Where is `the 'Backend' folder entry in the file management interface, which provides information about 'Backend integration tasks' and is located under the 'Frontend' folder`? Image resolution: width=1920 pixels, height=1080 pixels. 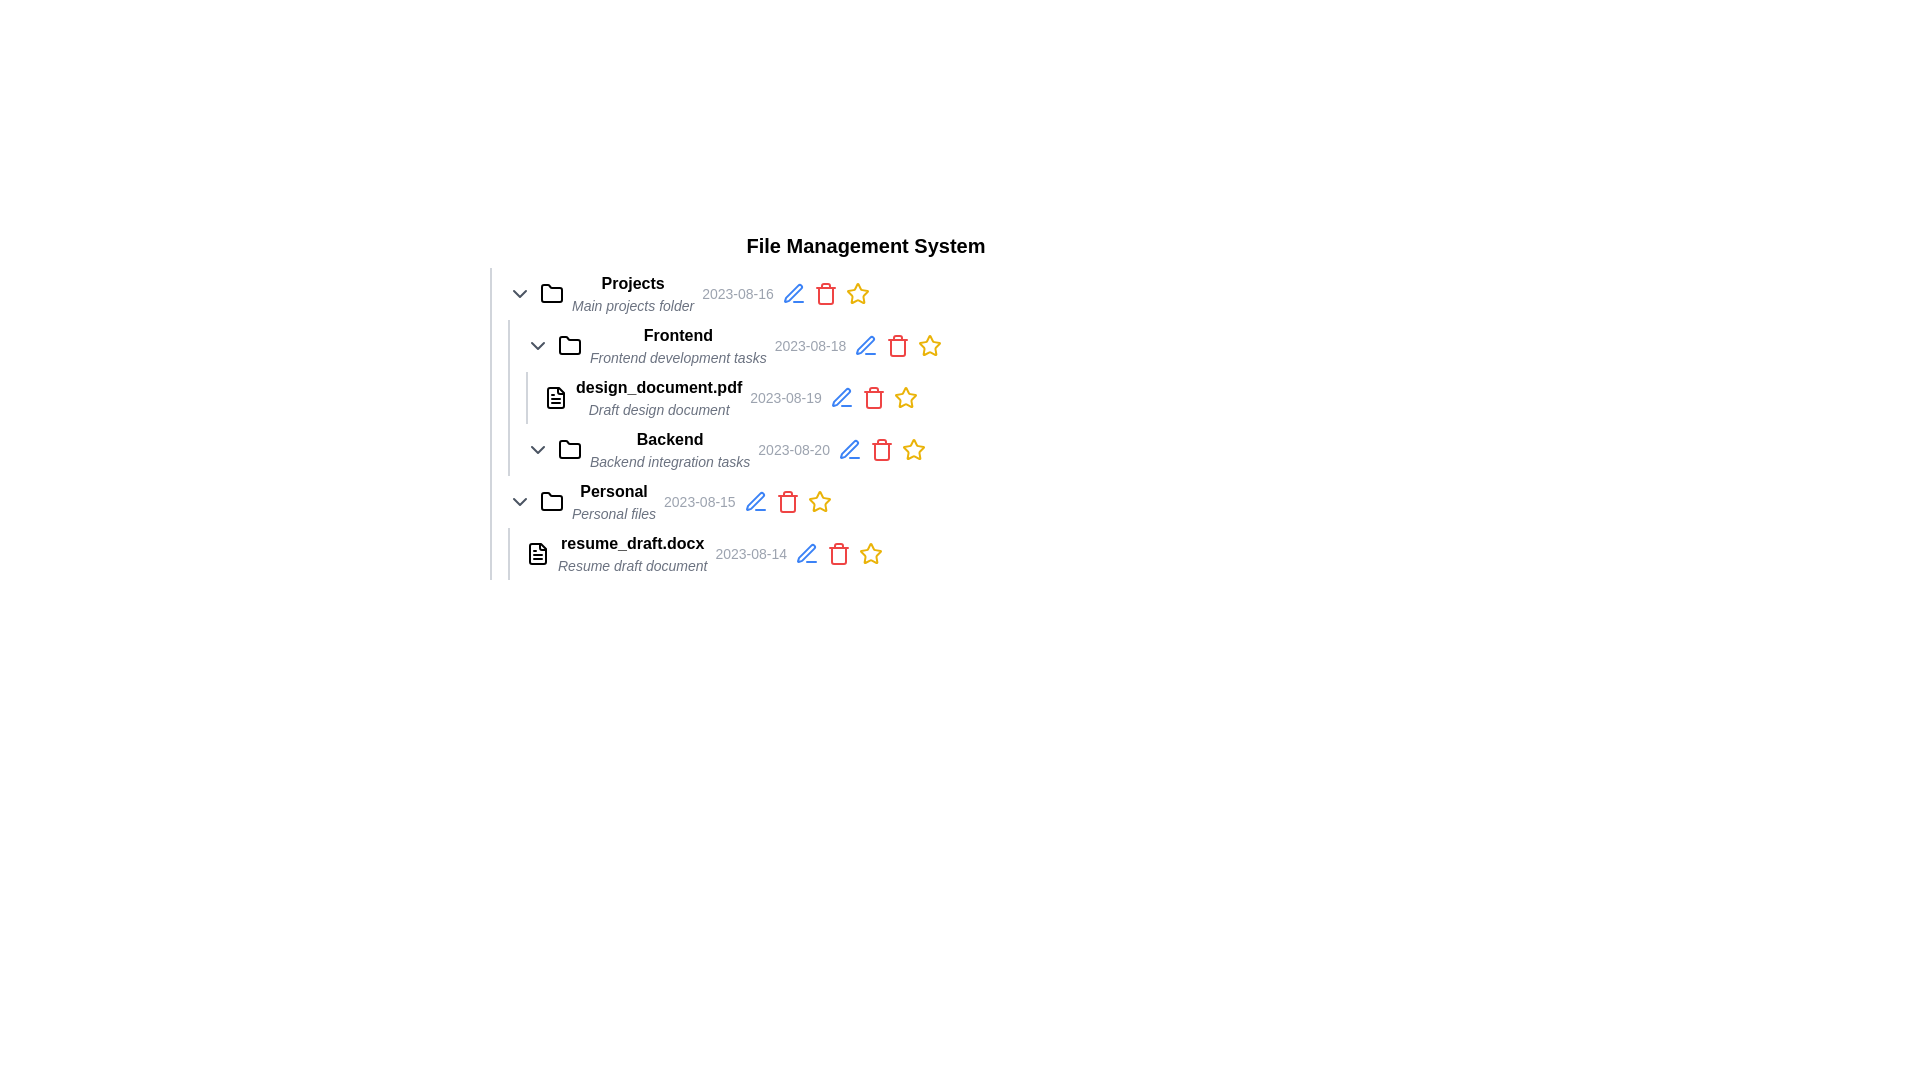
the 'Backend' folder entry in the file management interface, which provides information about 'Backend integration tasks' and is located under the 'Frontend' folder is located at coordinates (670, 450).